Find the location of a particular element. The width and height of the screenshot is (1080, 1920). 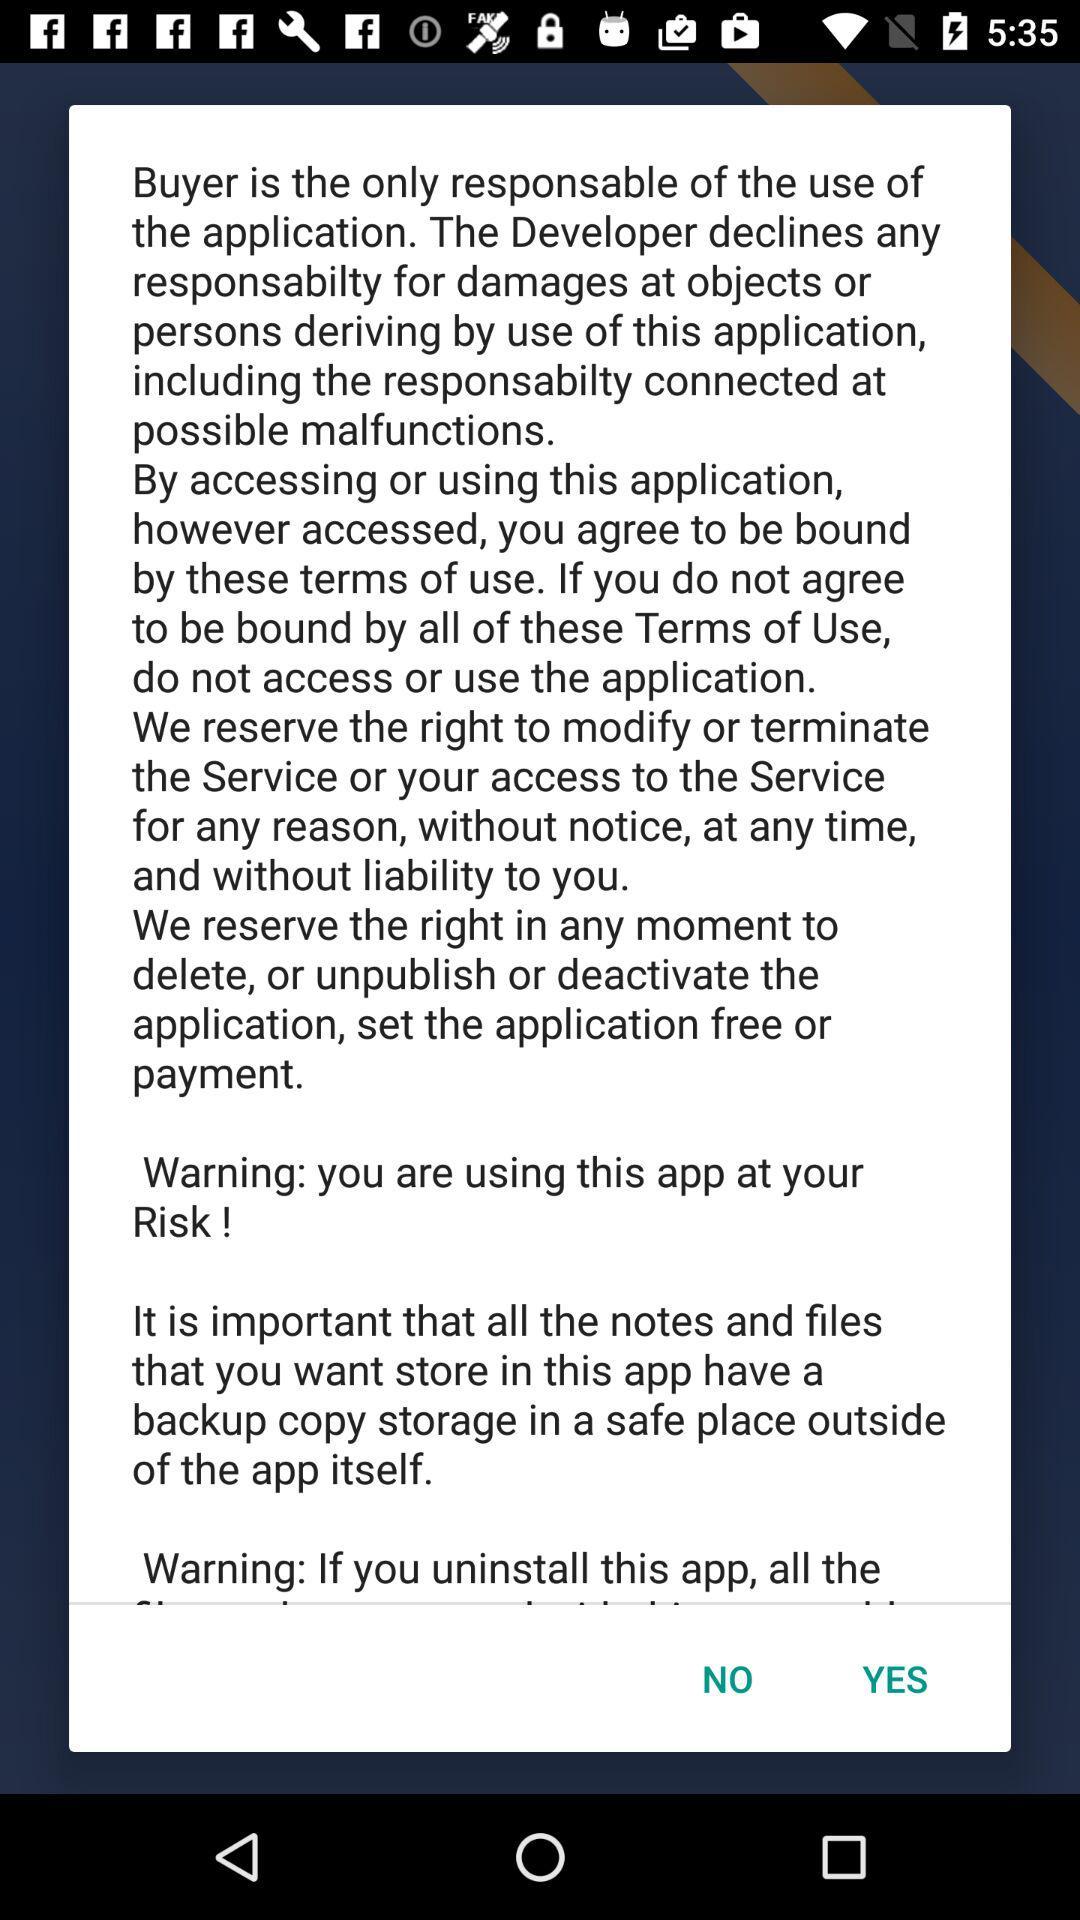

the icon to the right of no button is located at coordinates (894, 1678).